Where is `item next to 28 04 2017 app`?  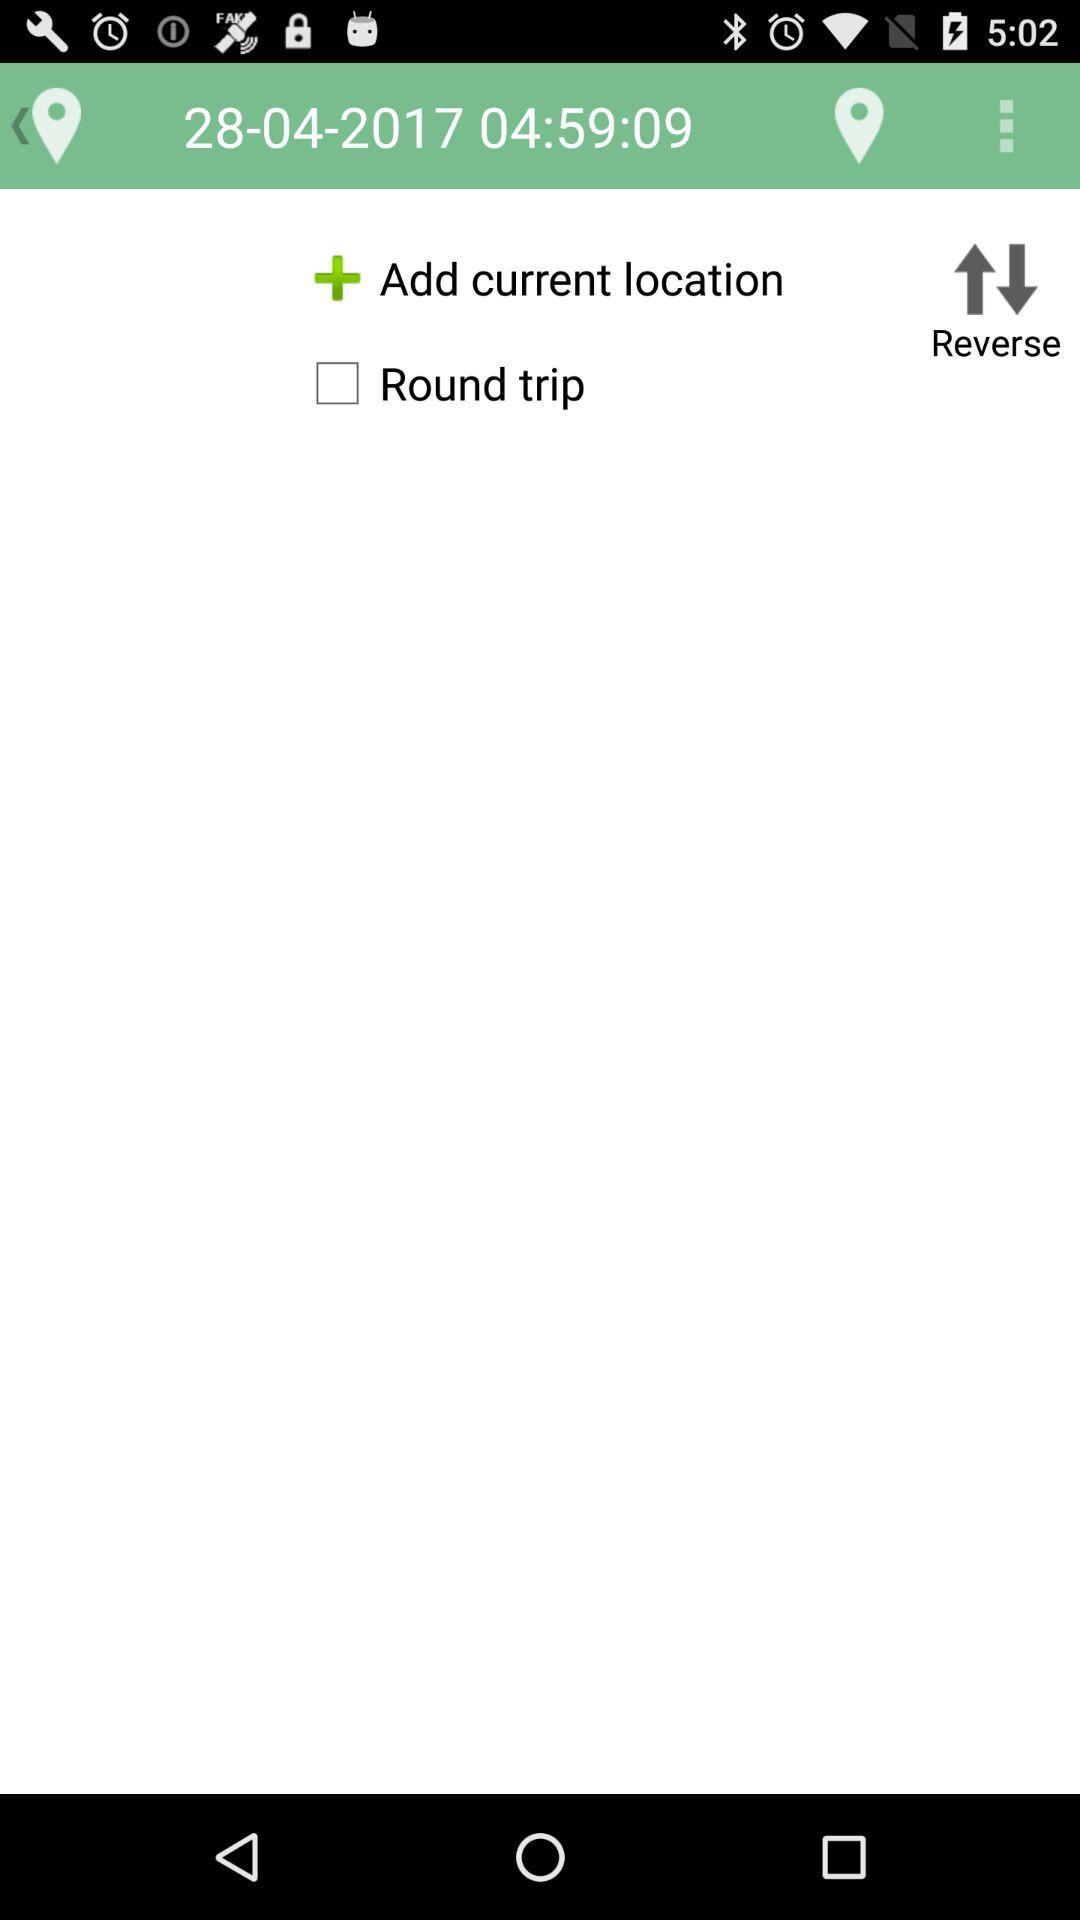 item next to 28 04 2017 app is located at coordinates (858, 124).